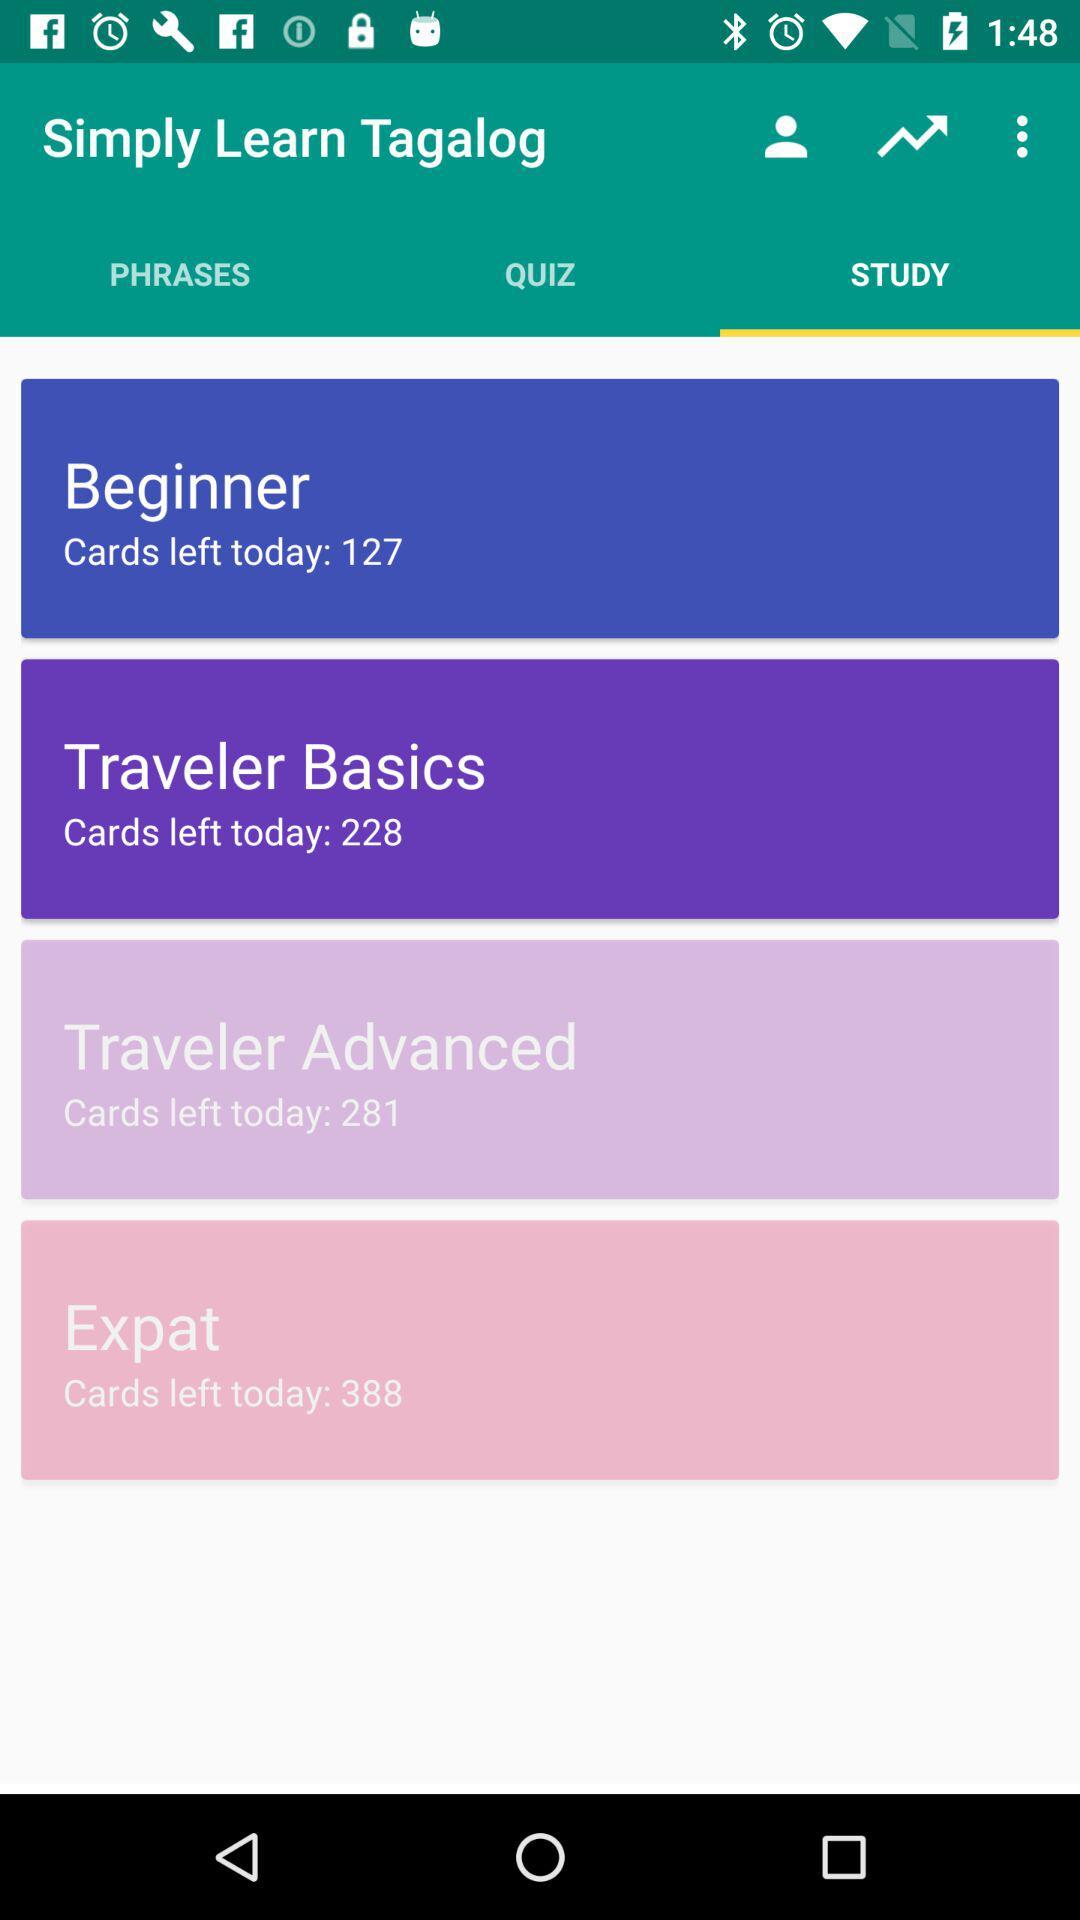 The width and height of the screenshot is (1080, 1920). I want to click on the quiz app, so click(540, 272).